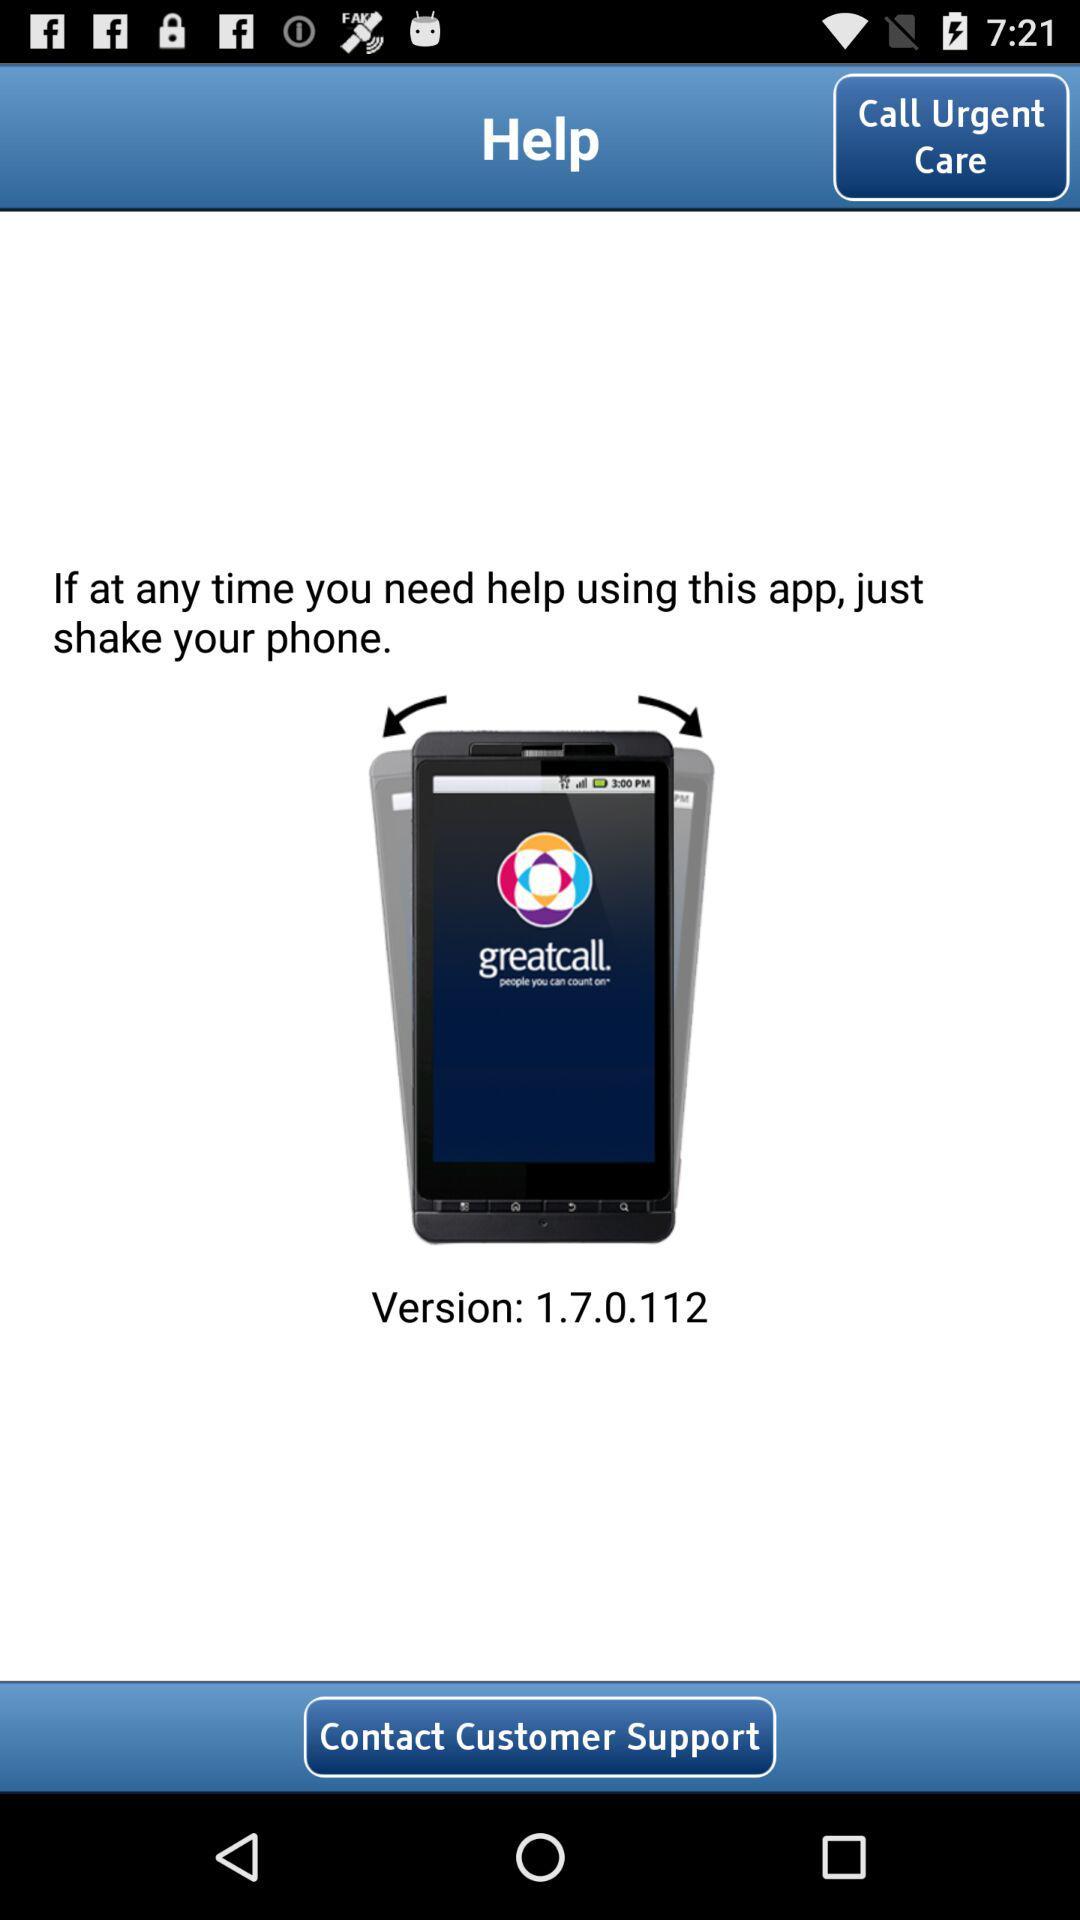 The image size is (1080, 1920). Describe the element at coordinates (540, 1736) in the screenshot. I see `the contact customer support icon` at that location.